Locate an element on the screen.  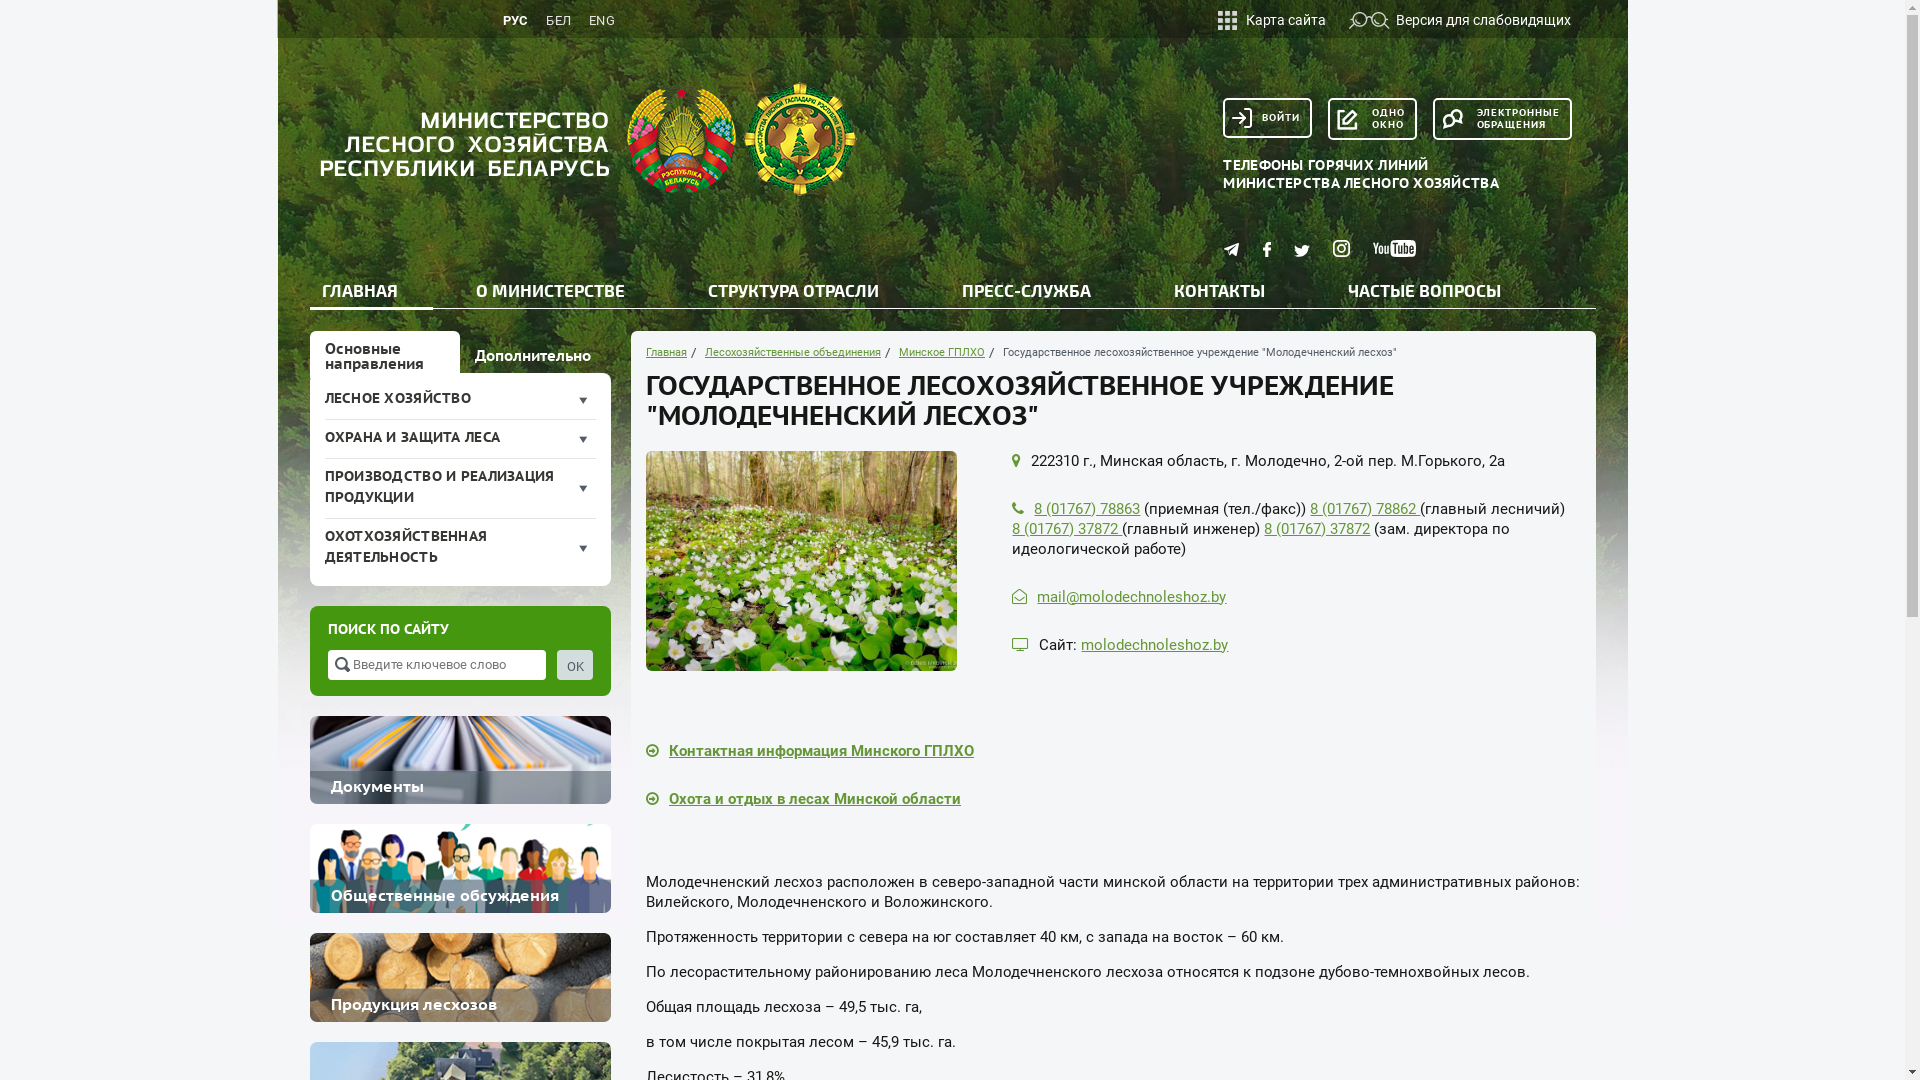
'OK' is located at coordinates (574, 664).